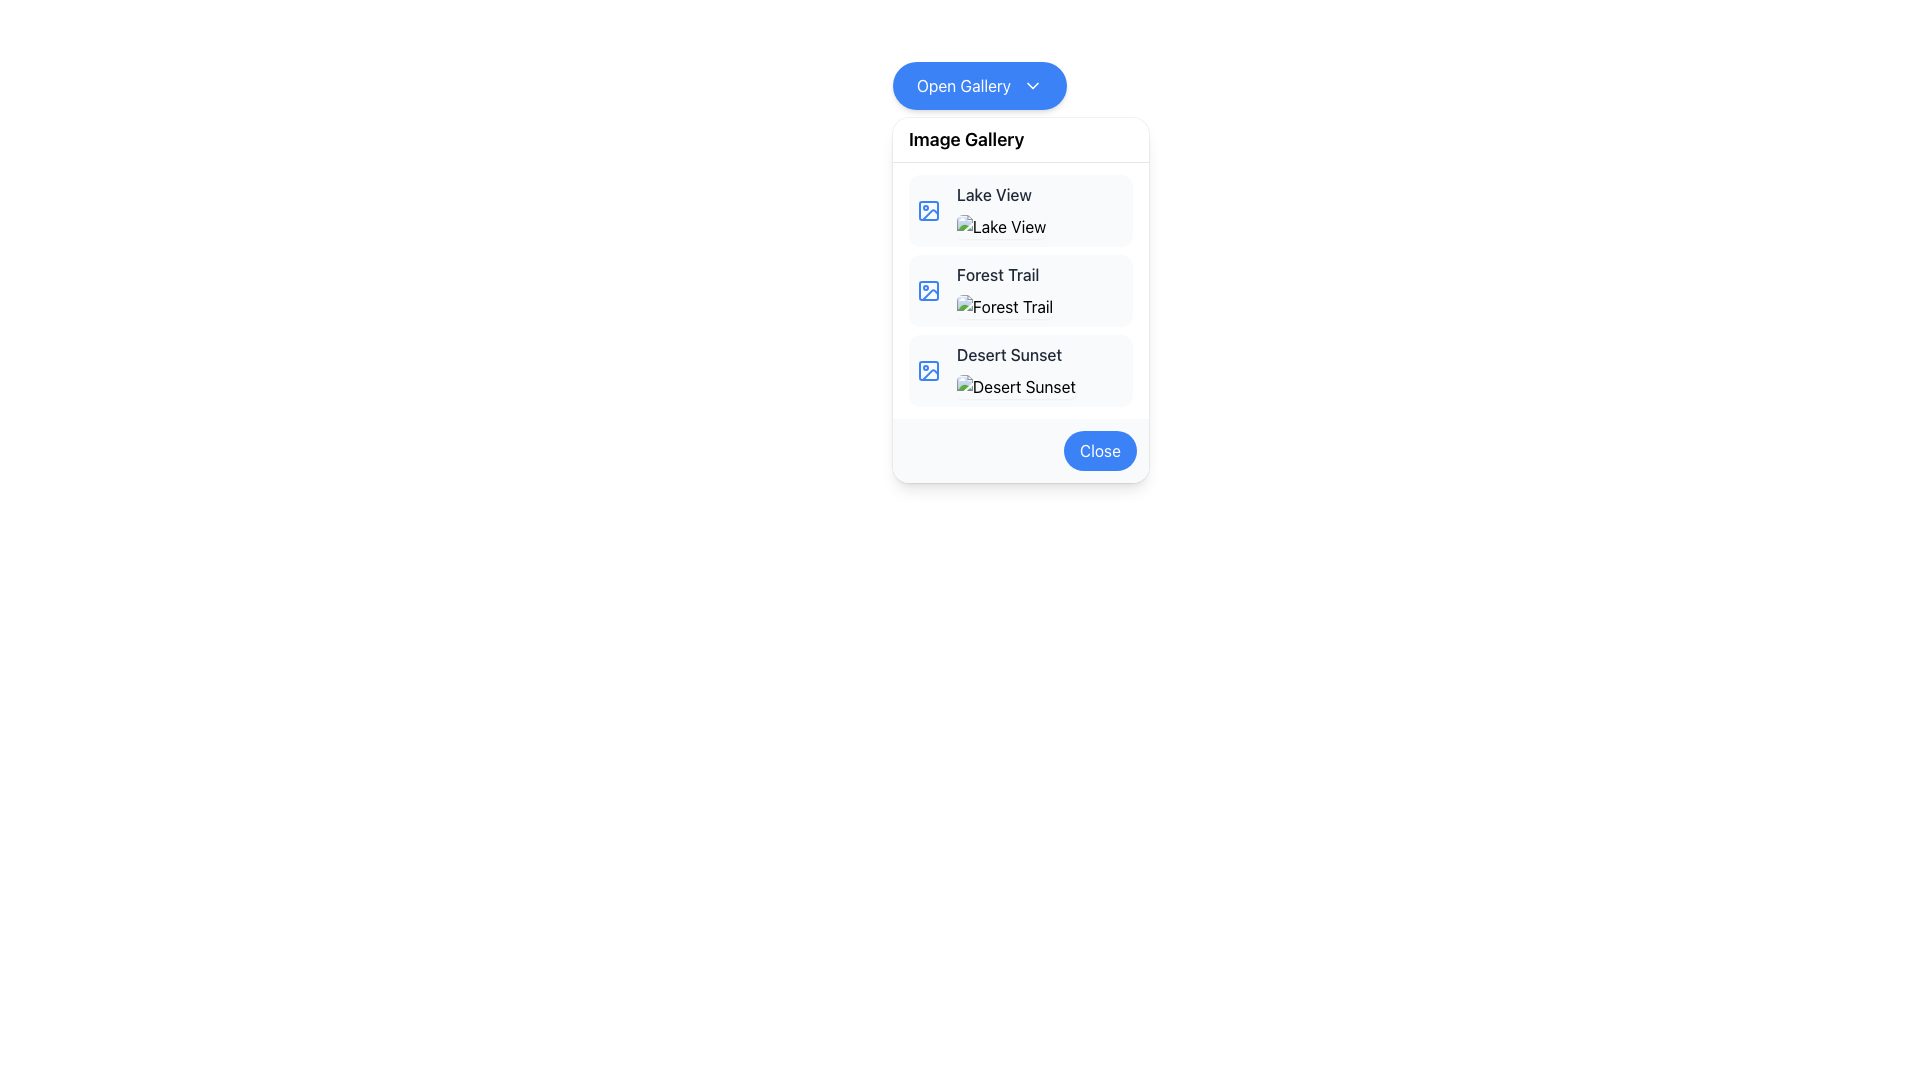 The width and height of the screenshot is (1920, 1080). What do you see at coordinates (1020, 370) in the screenshot?
I see `the third list item in the gallery displaying 'Desert Sunset'` at bounding box center [1020, 370].